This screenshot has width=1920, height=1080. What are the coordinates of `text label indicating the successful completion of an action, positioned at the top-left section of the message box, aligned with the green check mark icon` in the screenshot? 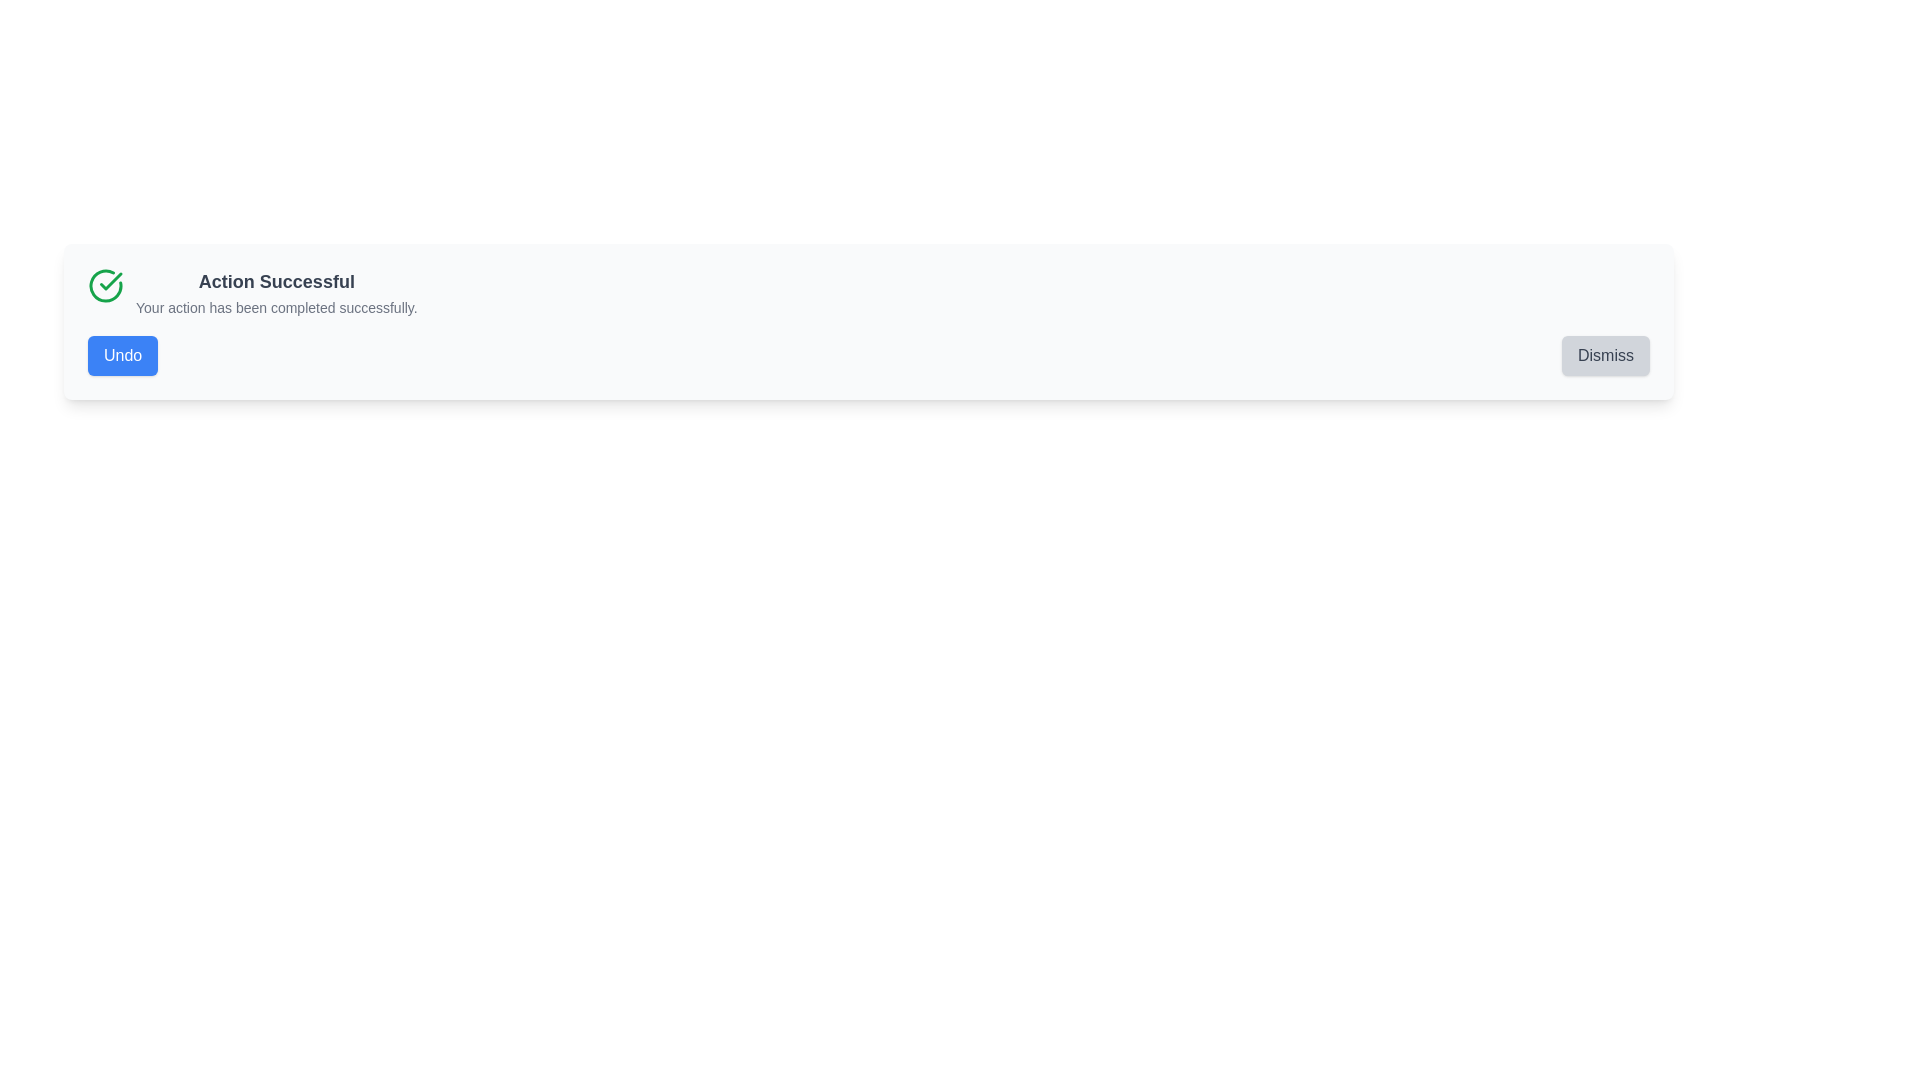 It's located at (275, 281).